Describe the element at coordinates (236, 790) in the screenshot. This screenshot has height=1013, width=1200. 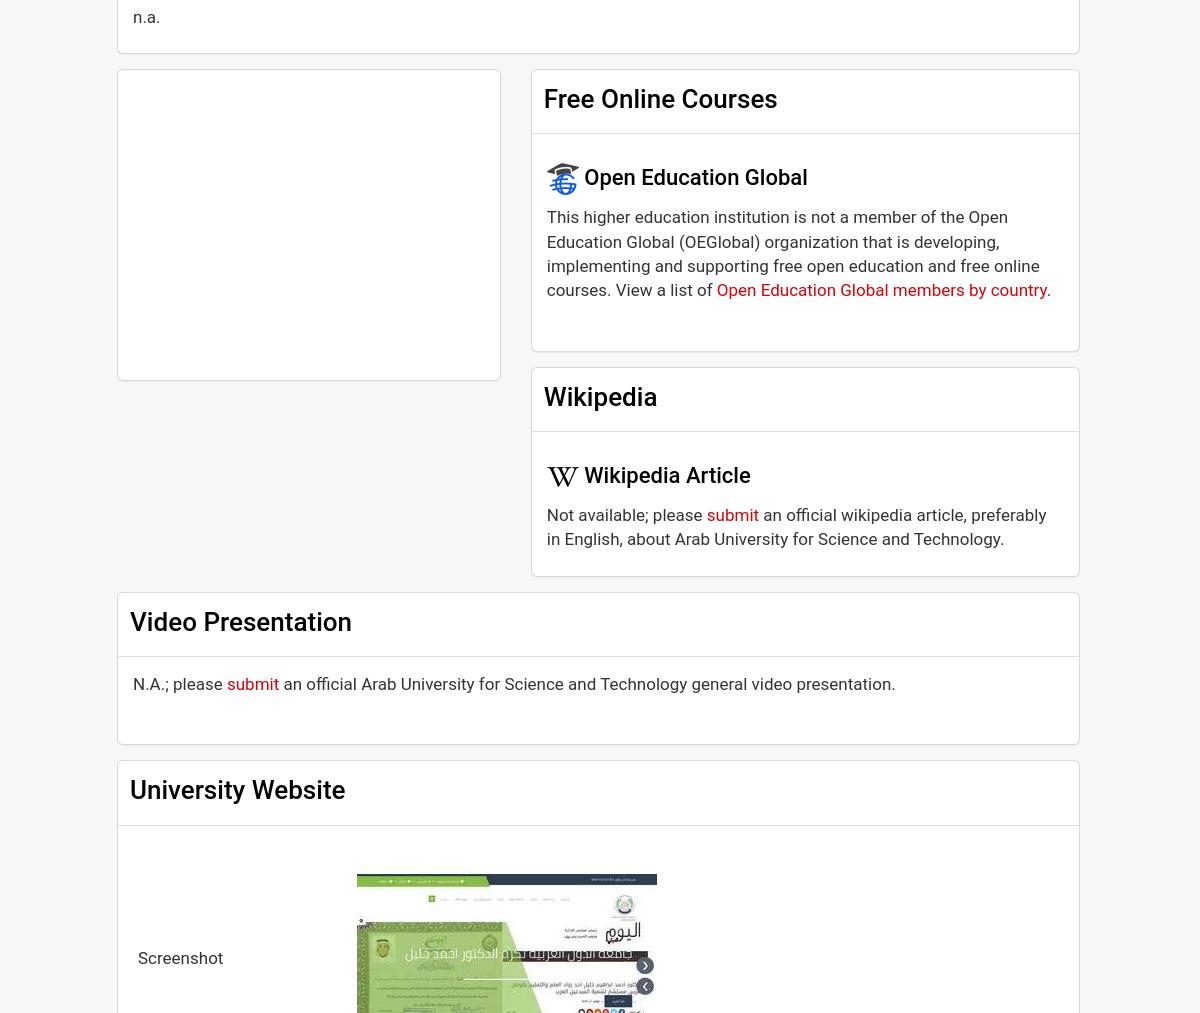
I see `'University Website'` at that location.